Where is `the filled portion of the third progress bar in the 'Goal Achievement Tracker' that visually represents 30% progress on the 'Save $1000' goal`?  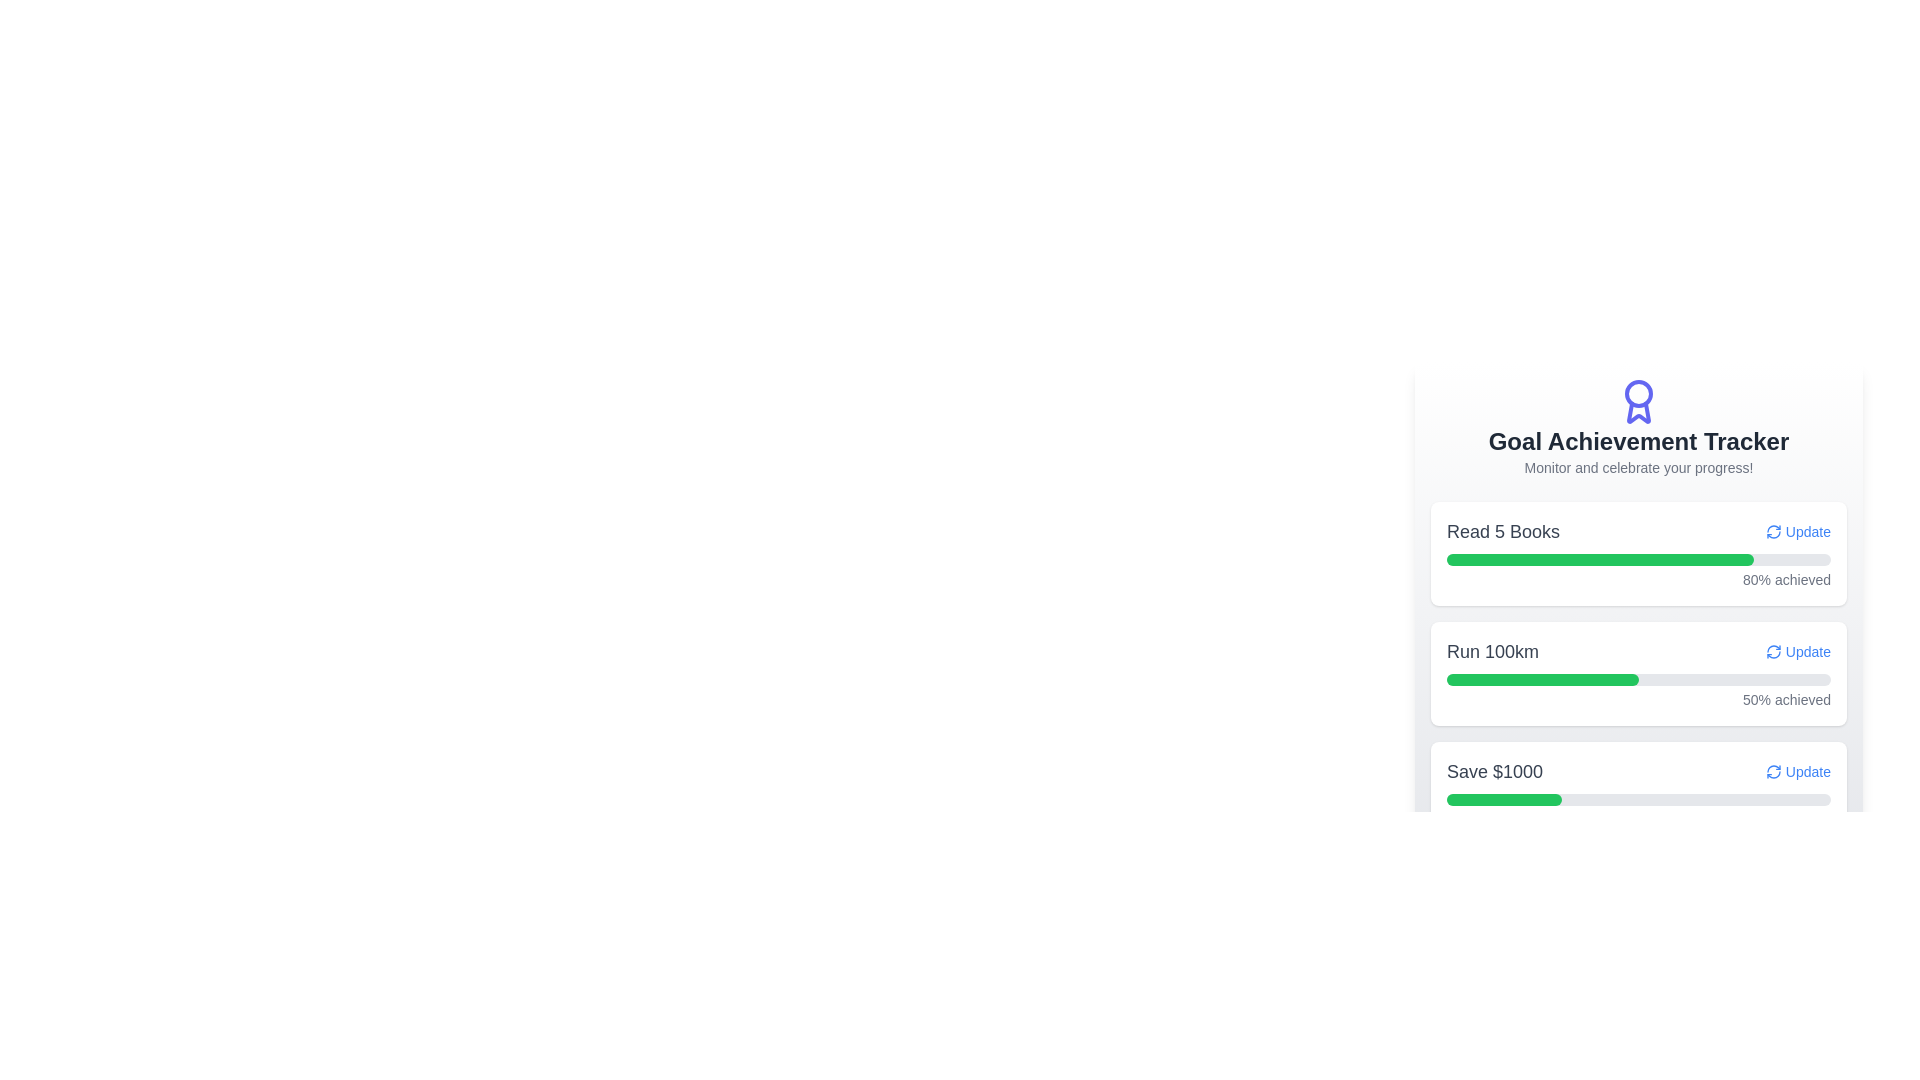 the filled portion of the third progress bar in the 'Goal Achievement Tracker' that visually represents 30% progress on the 'Save $1000' goal is located at coordinates (1504, 798).